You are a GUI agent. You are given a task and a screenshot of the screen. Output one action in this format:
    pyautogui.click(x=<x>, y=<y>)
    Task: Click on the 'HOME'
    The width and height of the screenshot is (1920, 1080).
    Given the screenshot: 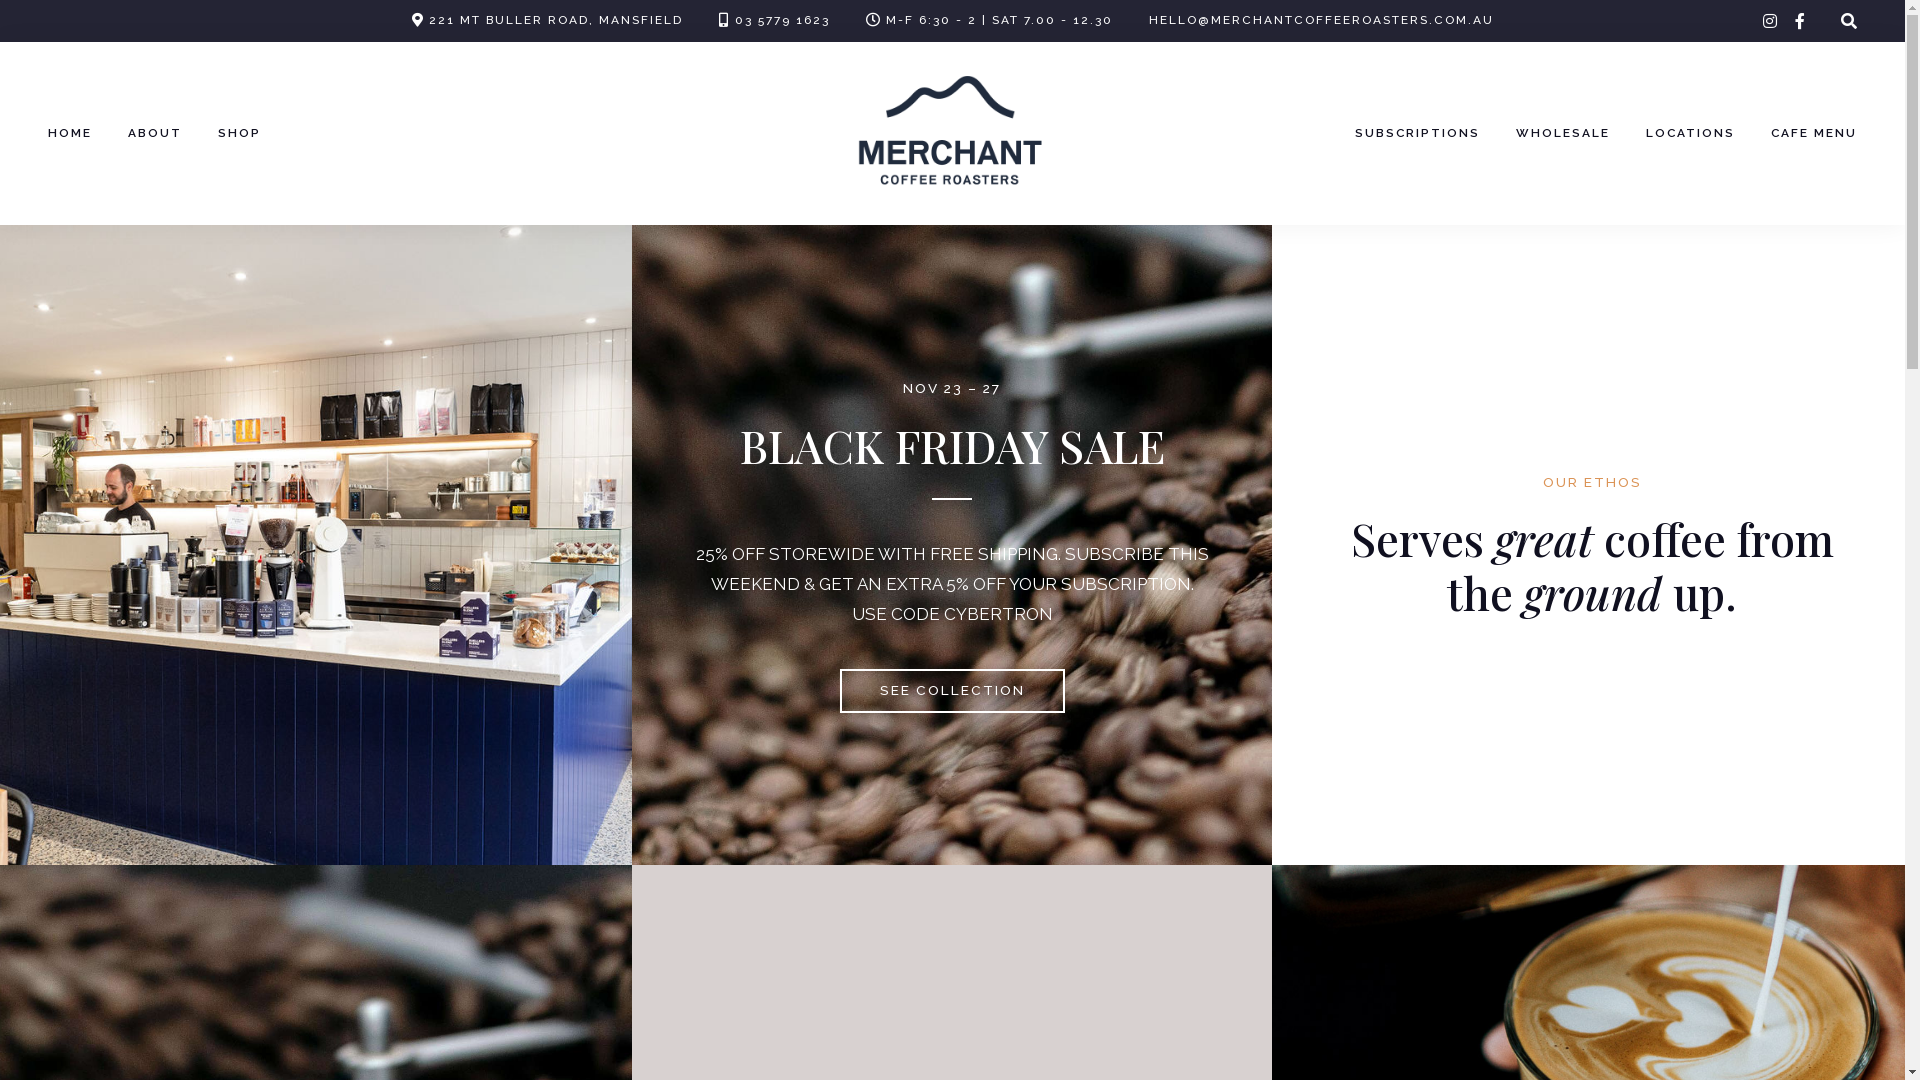 What is the action you would take?
    pyautogui.click(x=48, y=134)
    